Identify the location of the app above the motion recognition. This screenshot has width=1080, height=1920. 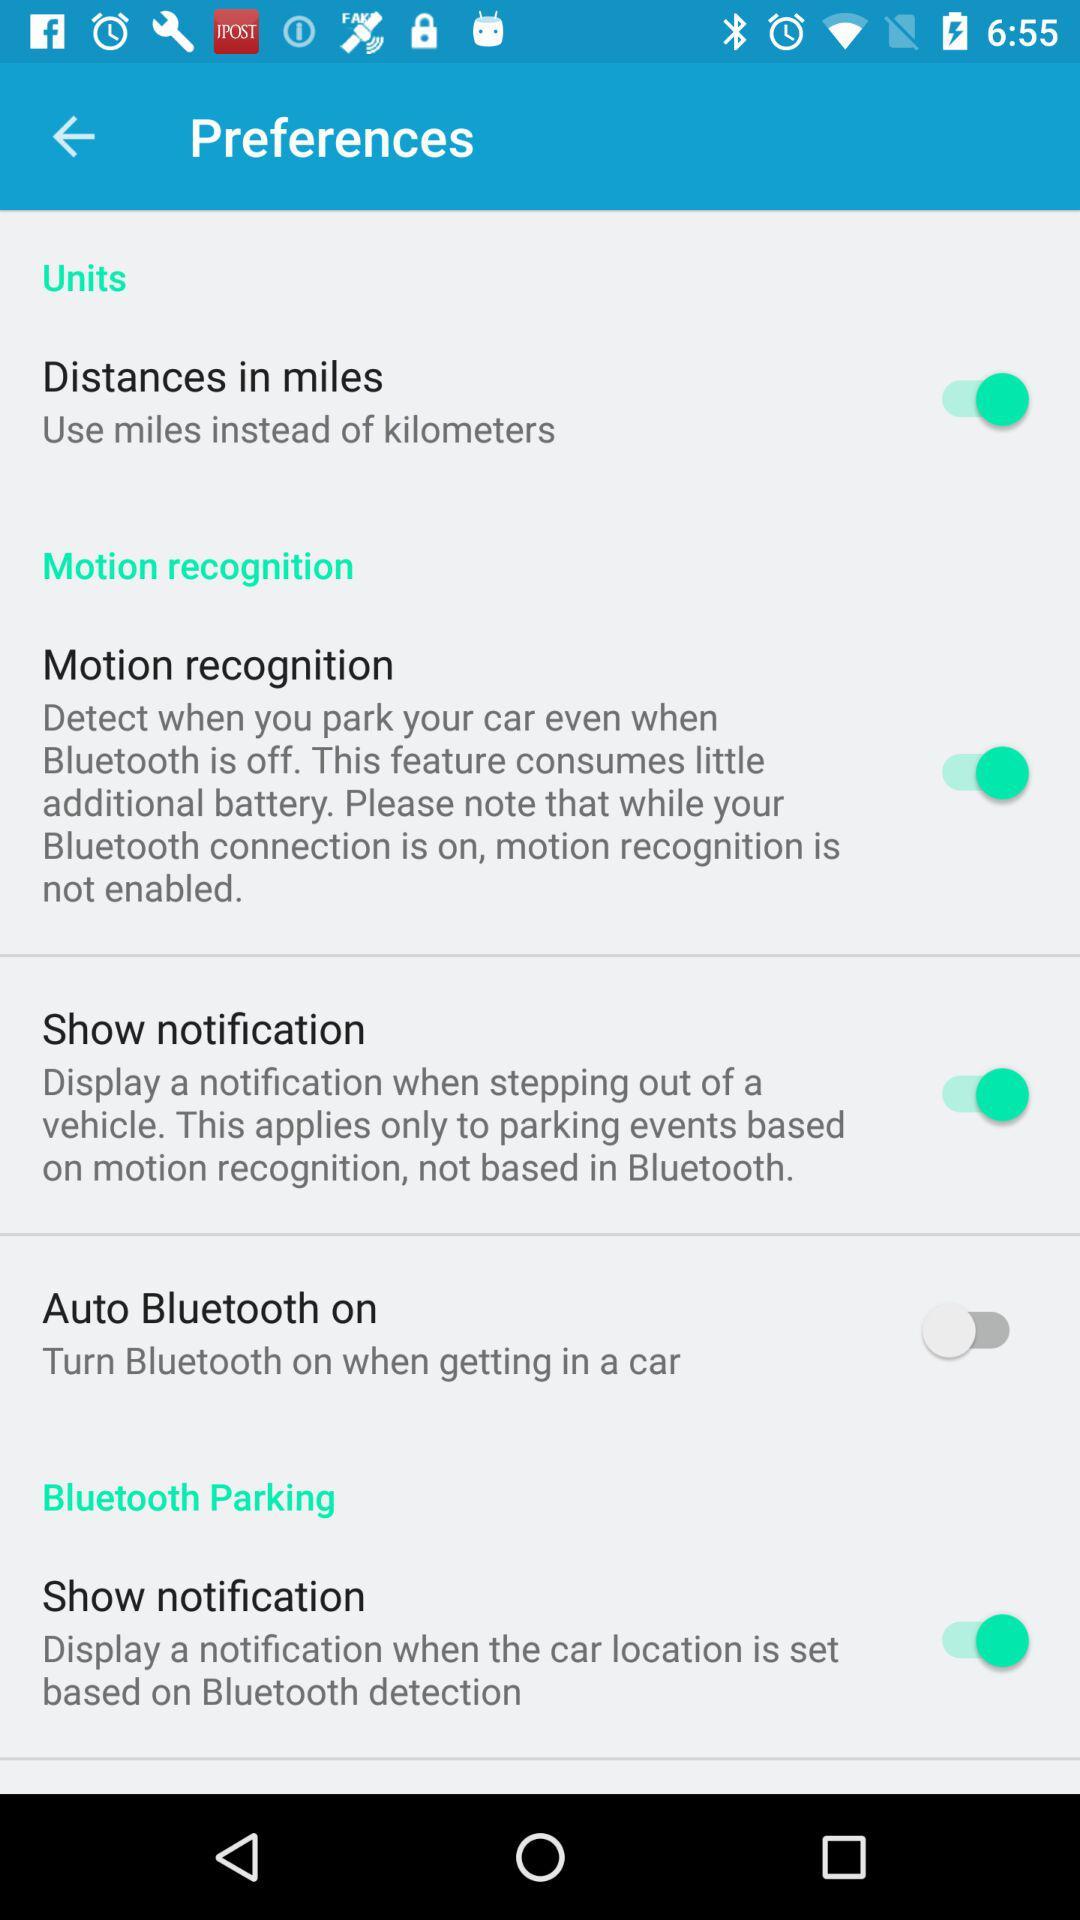
(298, 427).